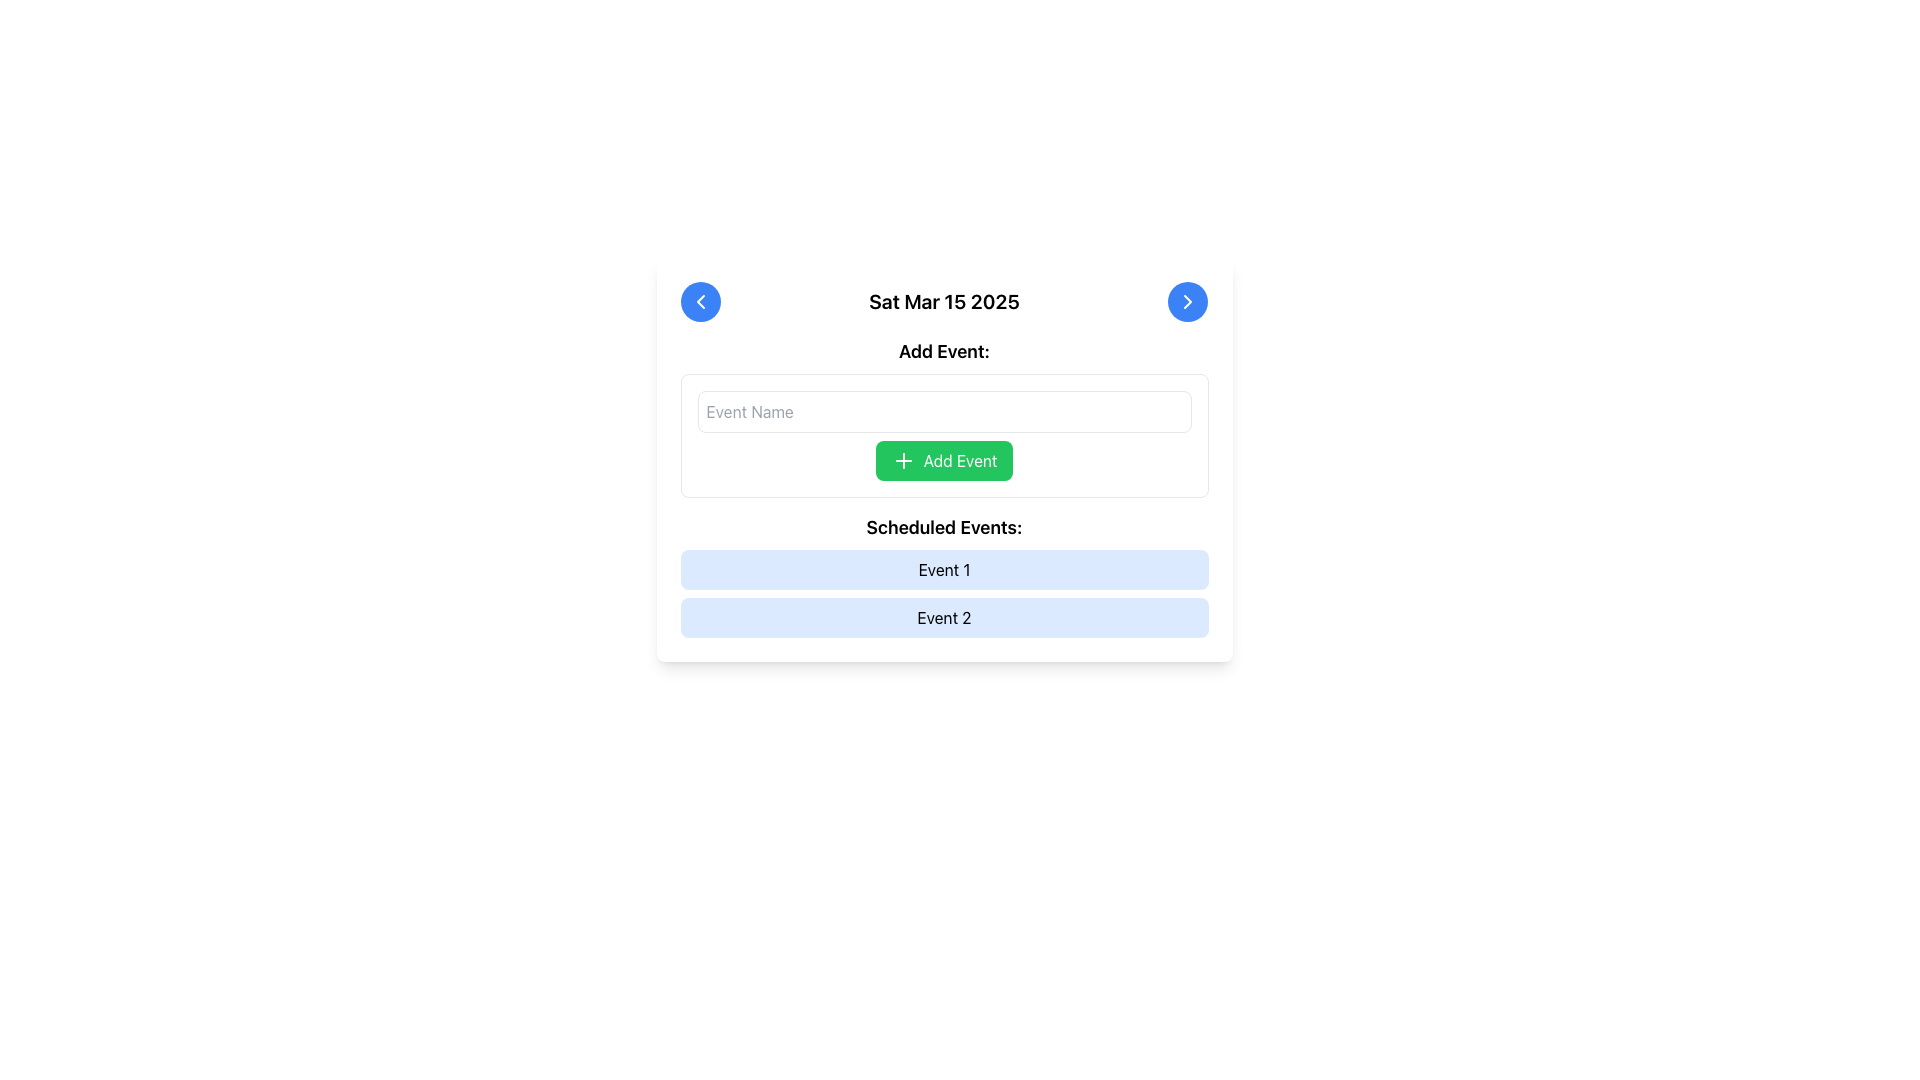 The height and width of the screenshot is (1080, 1920). What do you see at coordinates (1188, 301) in the screenshot?
I see `the circular blue button with a white right-pointing chevron icon located next to the text 'Sat Mar 15 2025' in the header section` at bounding box center [1188, 301].